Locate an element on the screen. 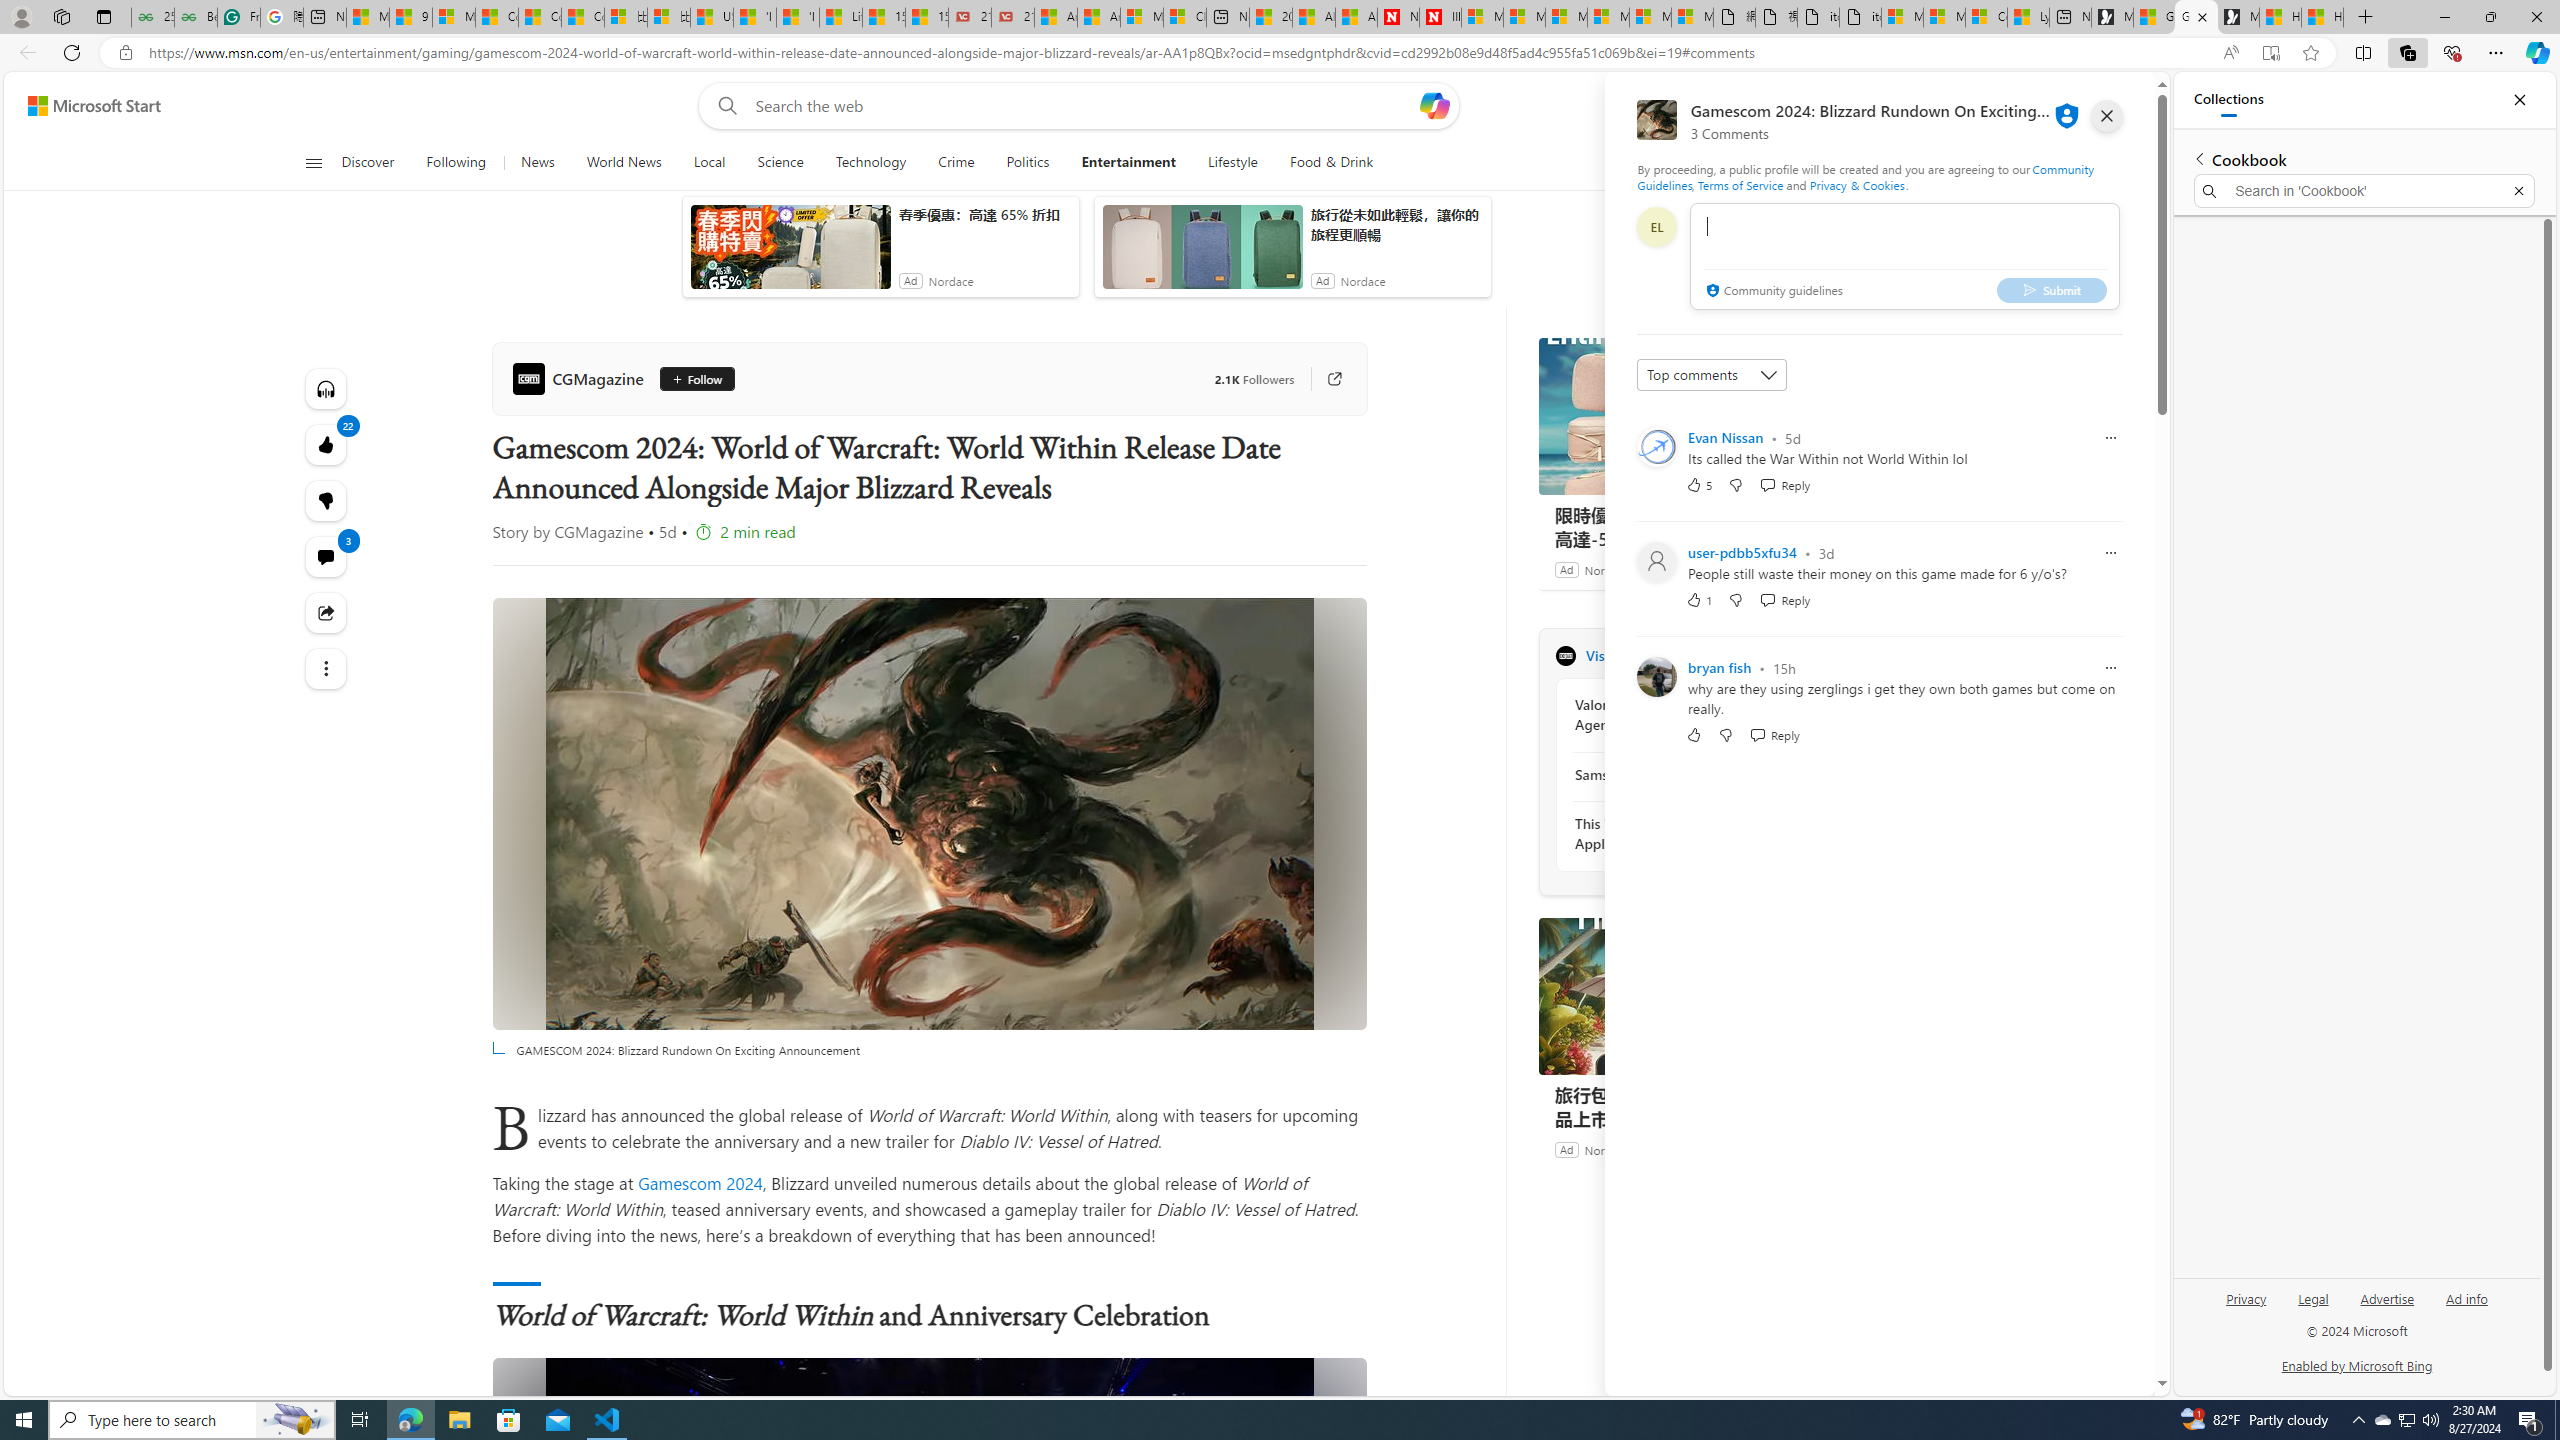  '5 Like' is located at coordinates (1697, 483).